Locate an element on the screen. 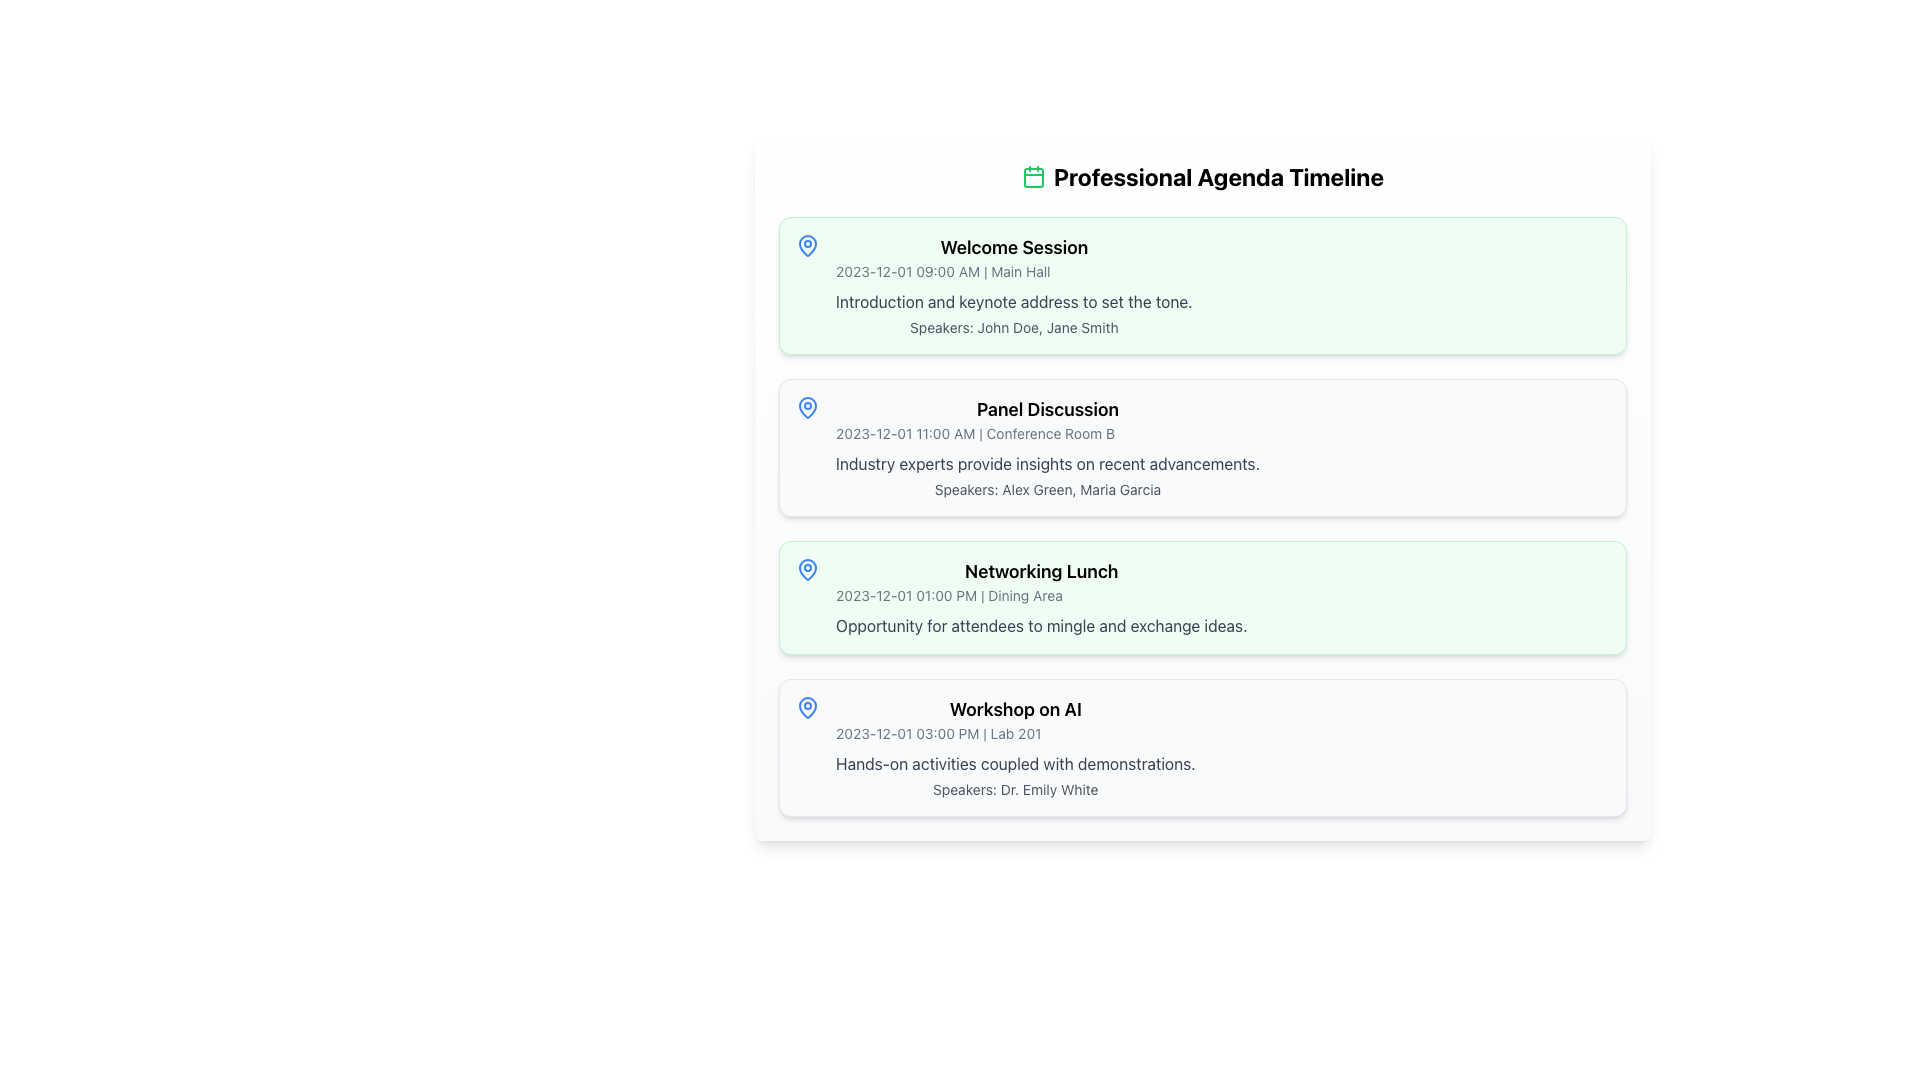 This screenshot has width=1920, height=1080. the location indicator icon that visually cues the associated details for 'Main Hall', positioned to the left of the 'Welcome Session' text block is located at coordinates (807, 245).